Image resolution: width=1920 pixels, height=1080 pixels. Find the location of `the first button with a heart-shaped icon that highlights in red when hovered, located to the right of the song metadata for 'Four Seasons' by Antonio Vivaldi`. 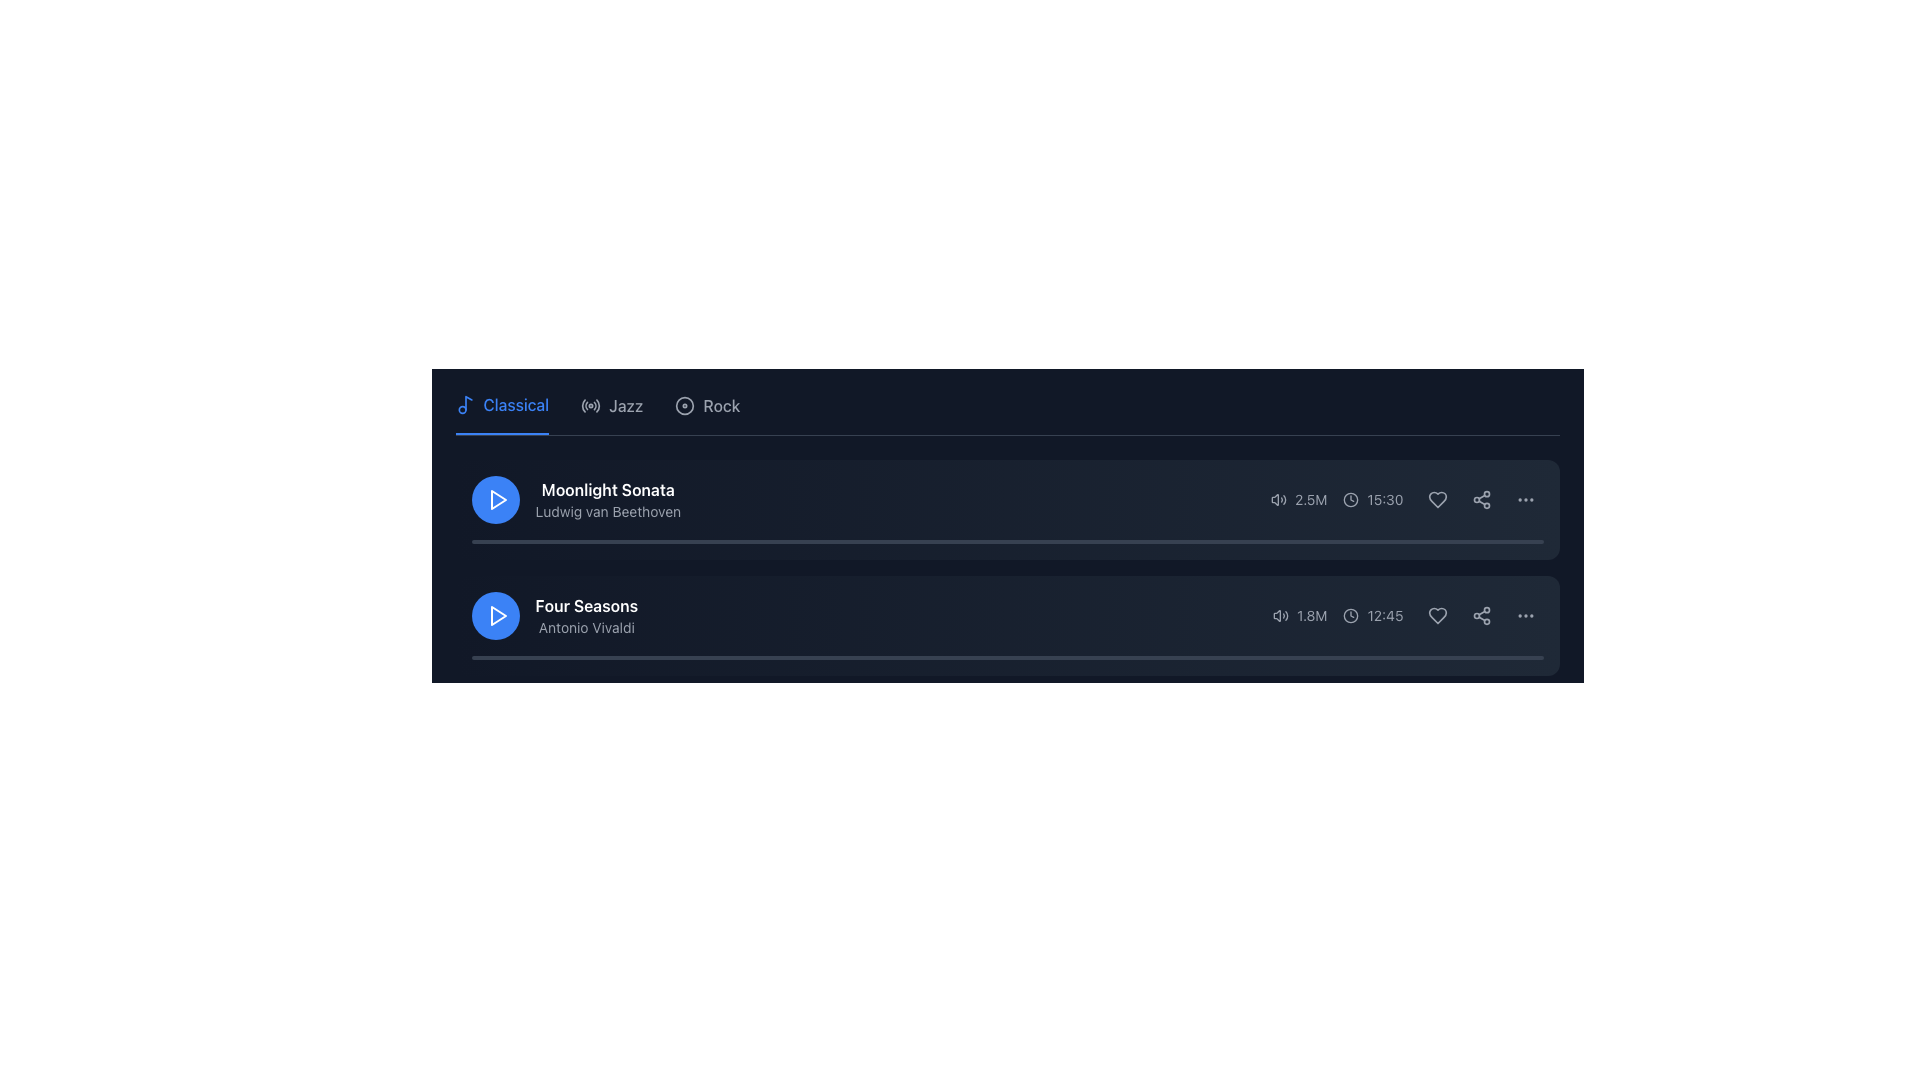

the first button with a heart-shaped icon that highlights in red when hovered, located to the right of the song metadata for 'Four Seasons' by Antonio Vivaldi is located at coordinates (1436, 615).